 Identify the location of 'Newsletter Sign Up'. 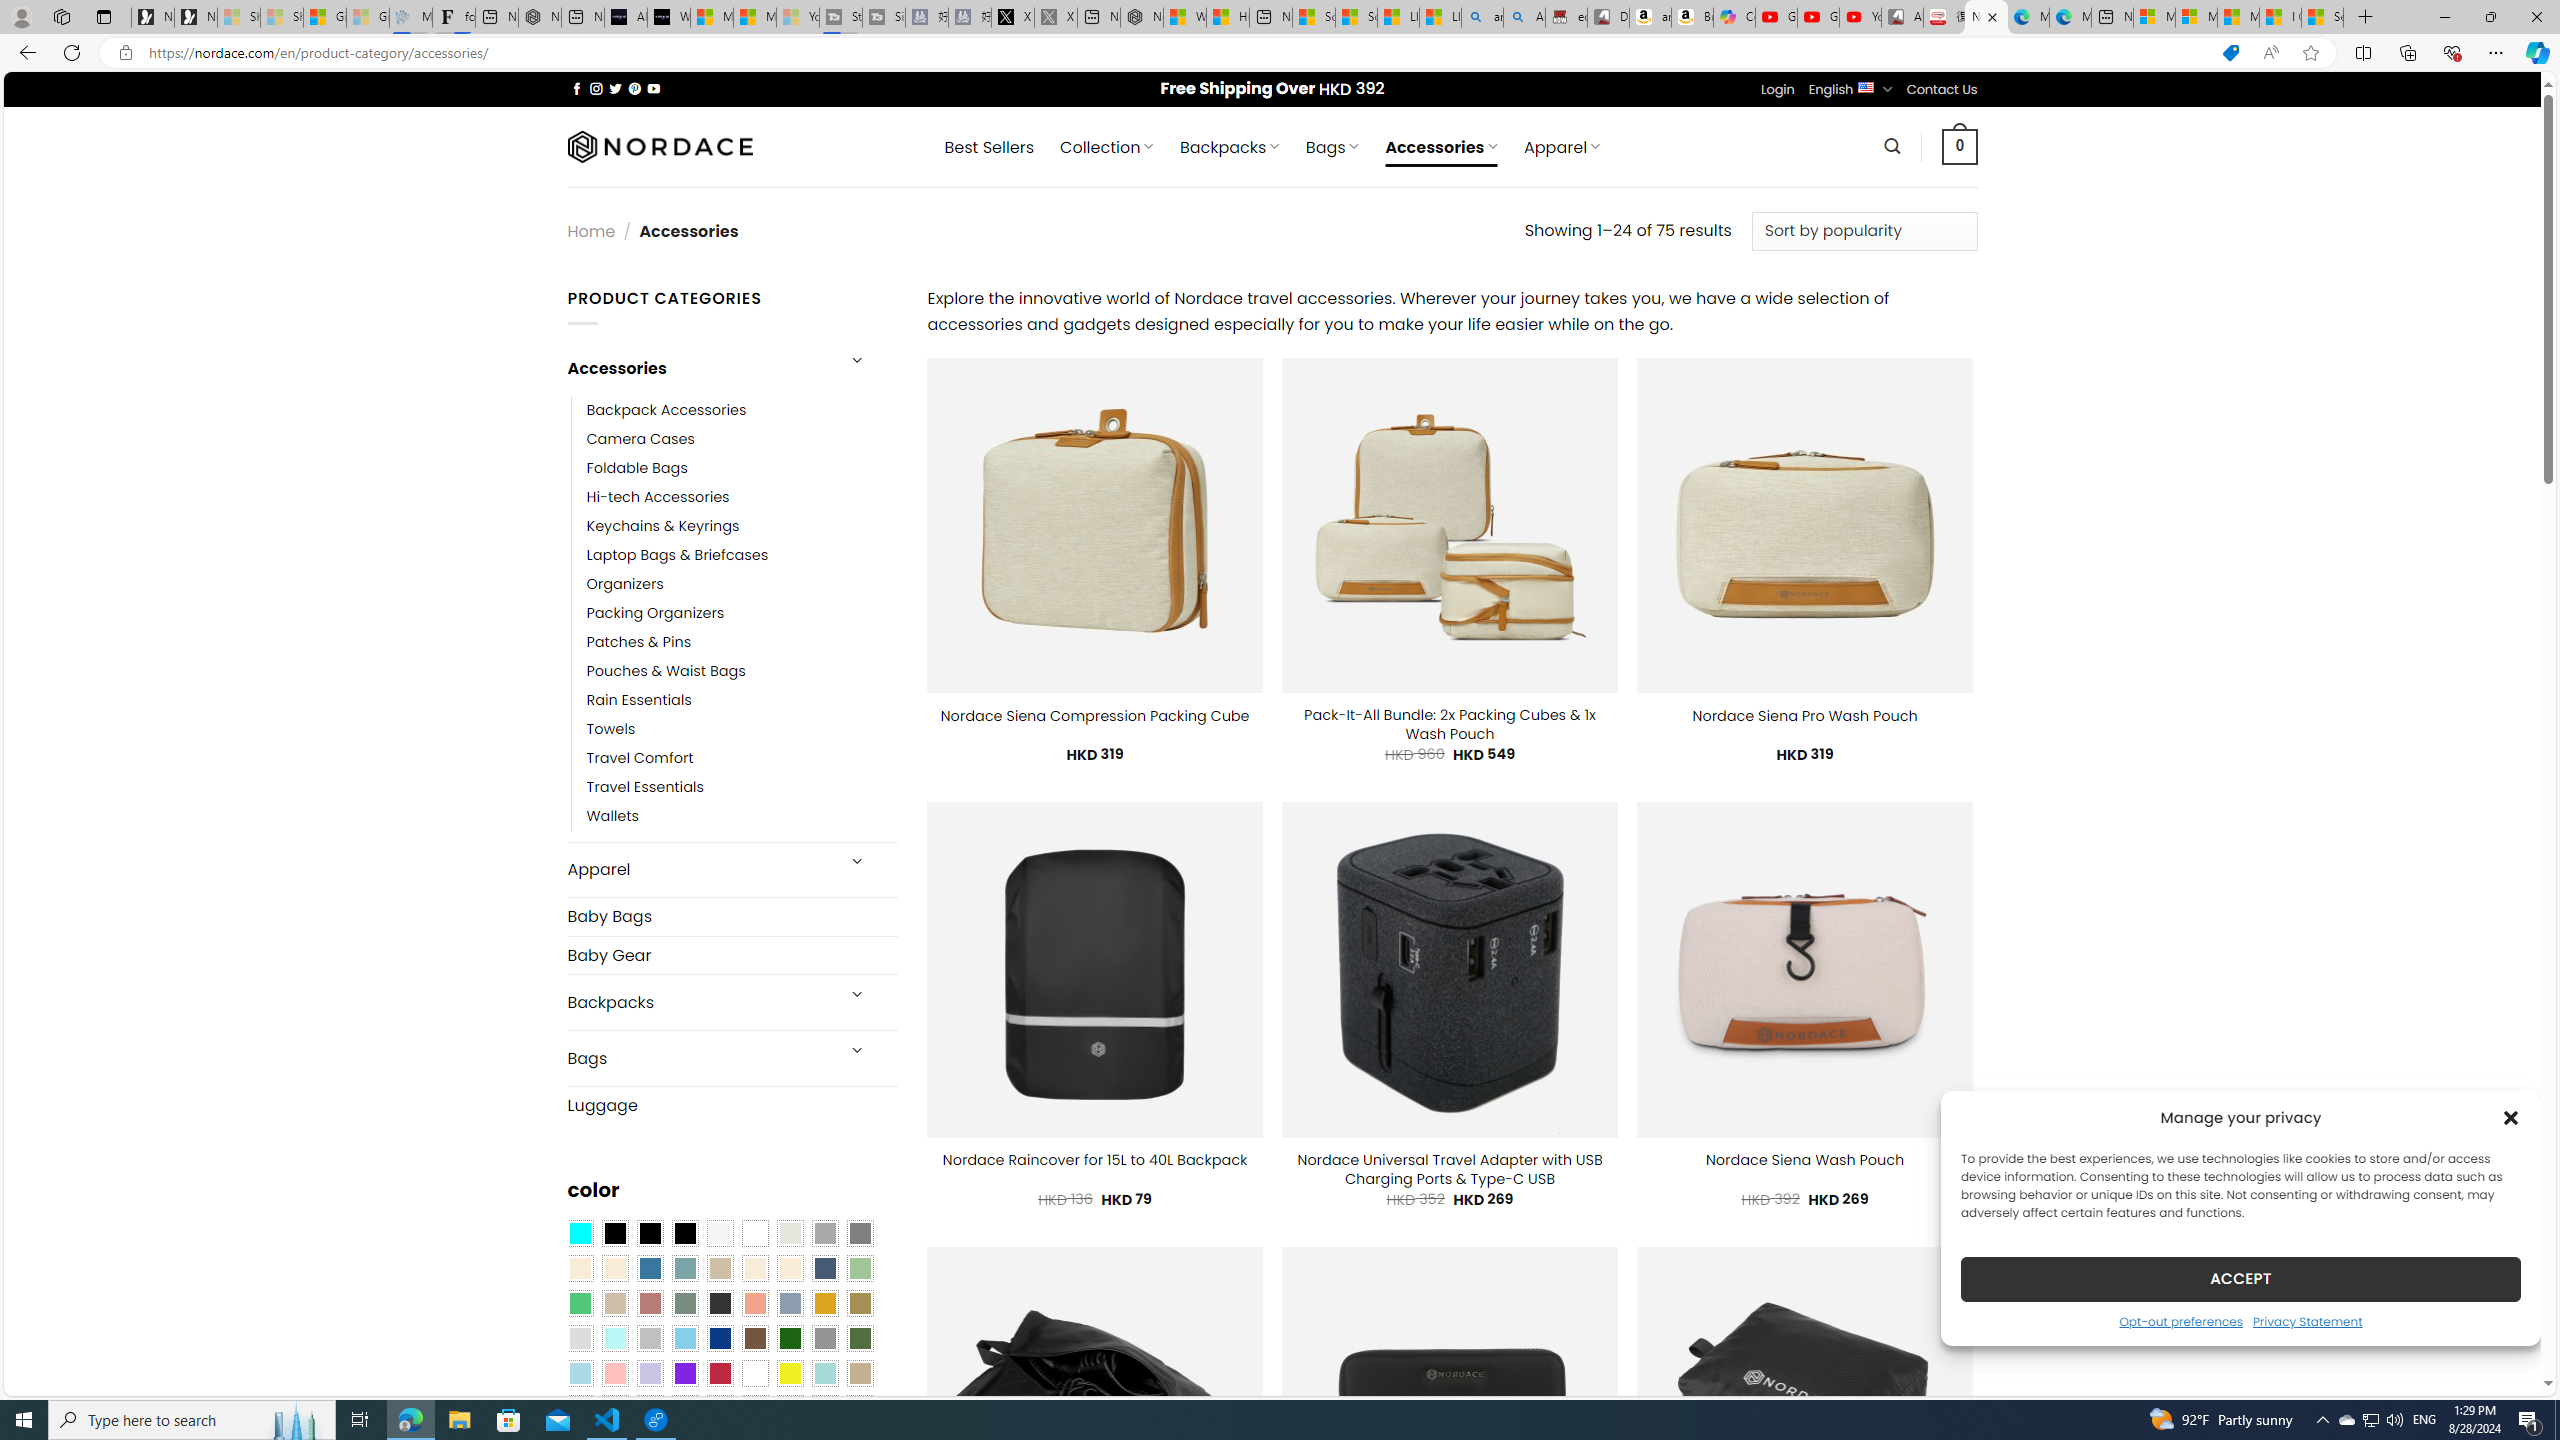
(195, 16).